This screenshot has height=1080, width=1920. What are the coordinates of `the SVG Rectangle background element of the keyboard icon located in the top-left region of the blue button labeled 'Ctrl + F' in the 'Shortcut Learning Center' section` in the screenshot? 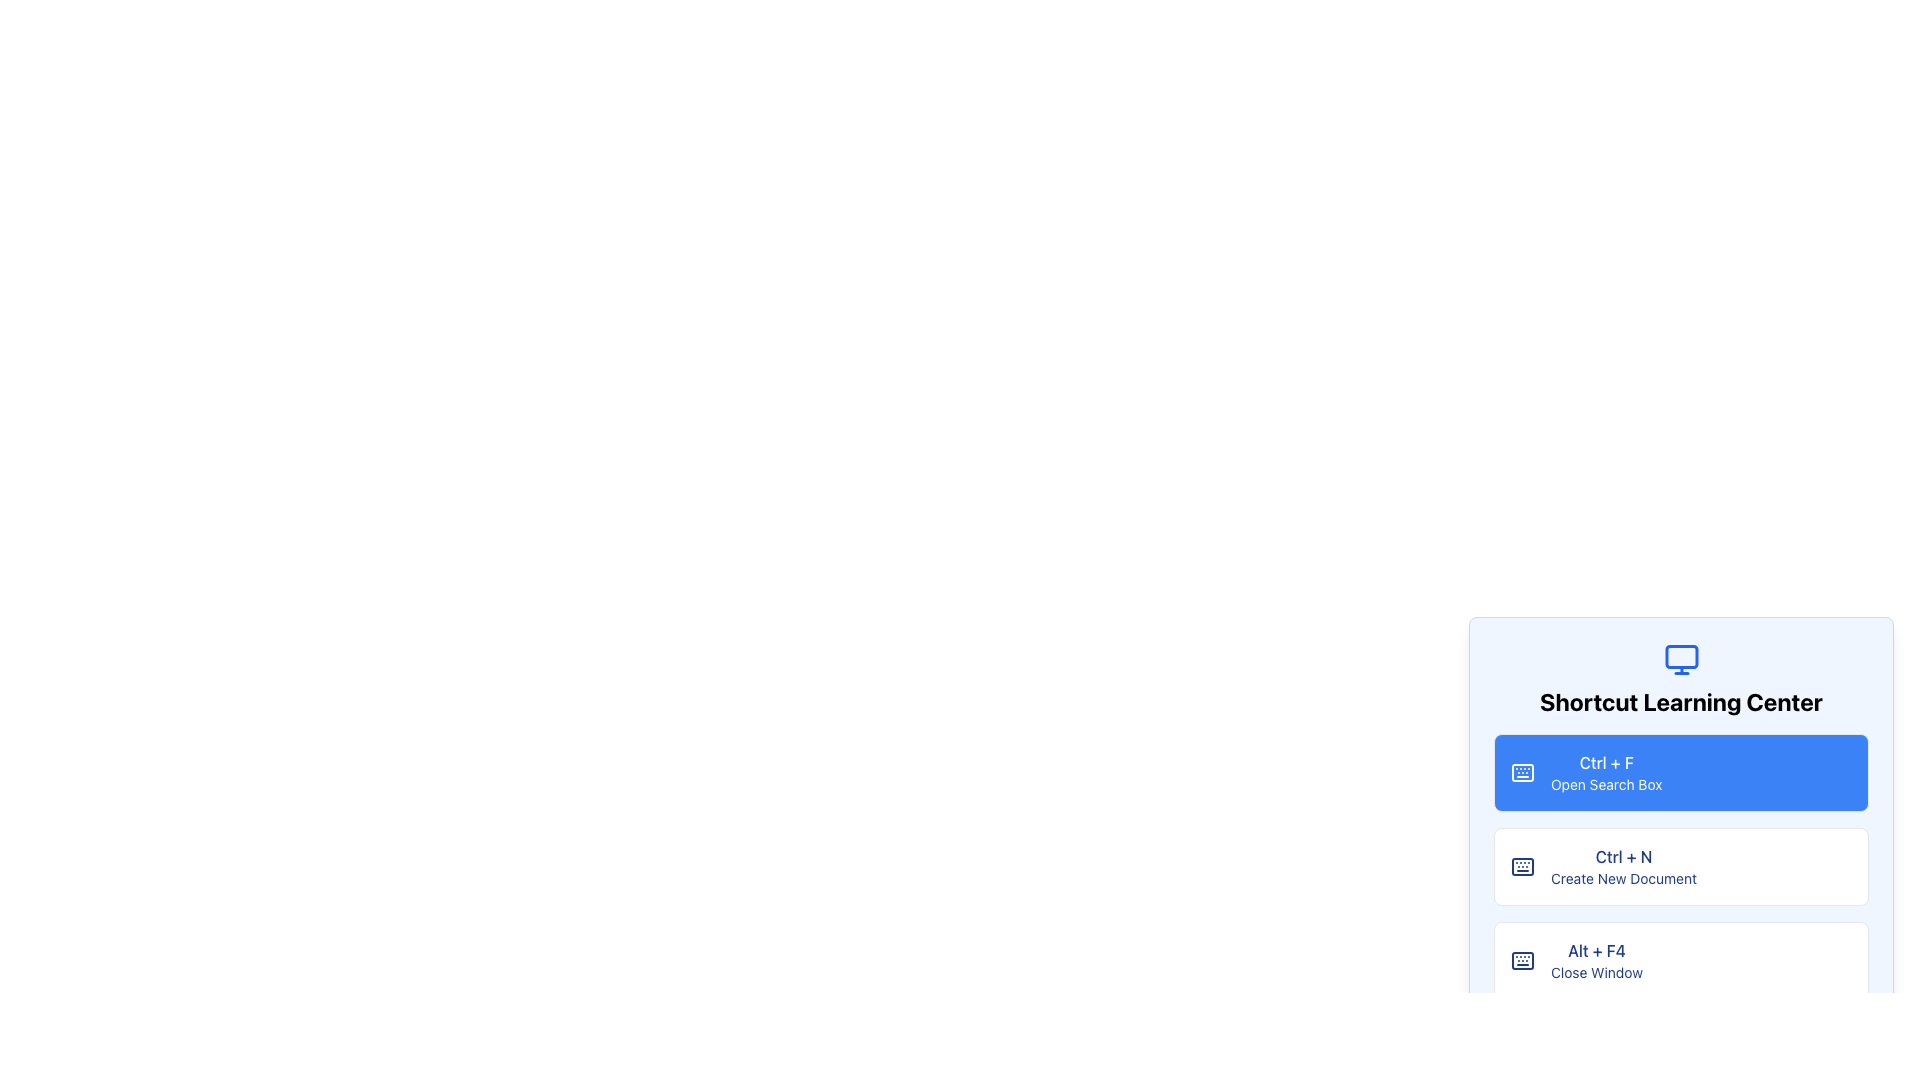 It's located at (1521, 866).